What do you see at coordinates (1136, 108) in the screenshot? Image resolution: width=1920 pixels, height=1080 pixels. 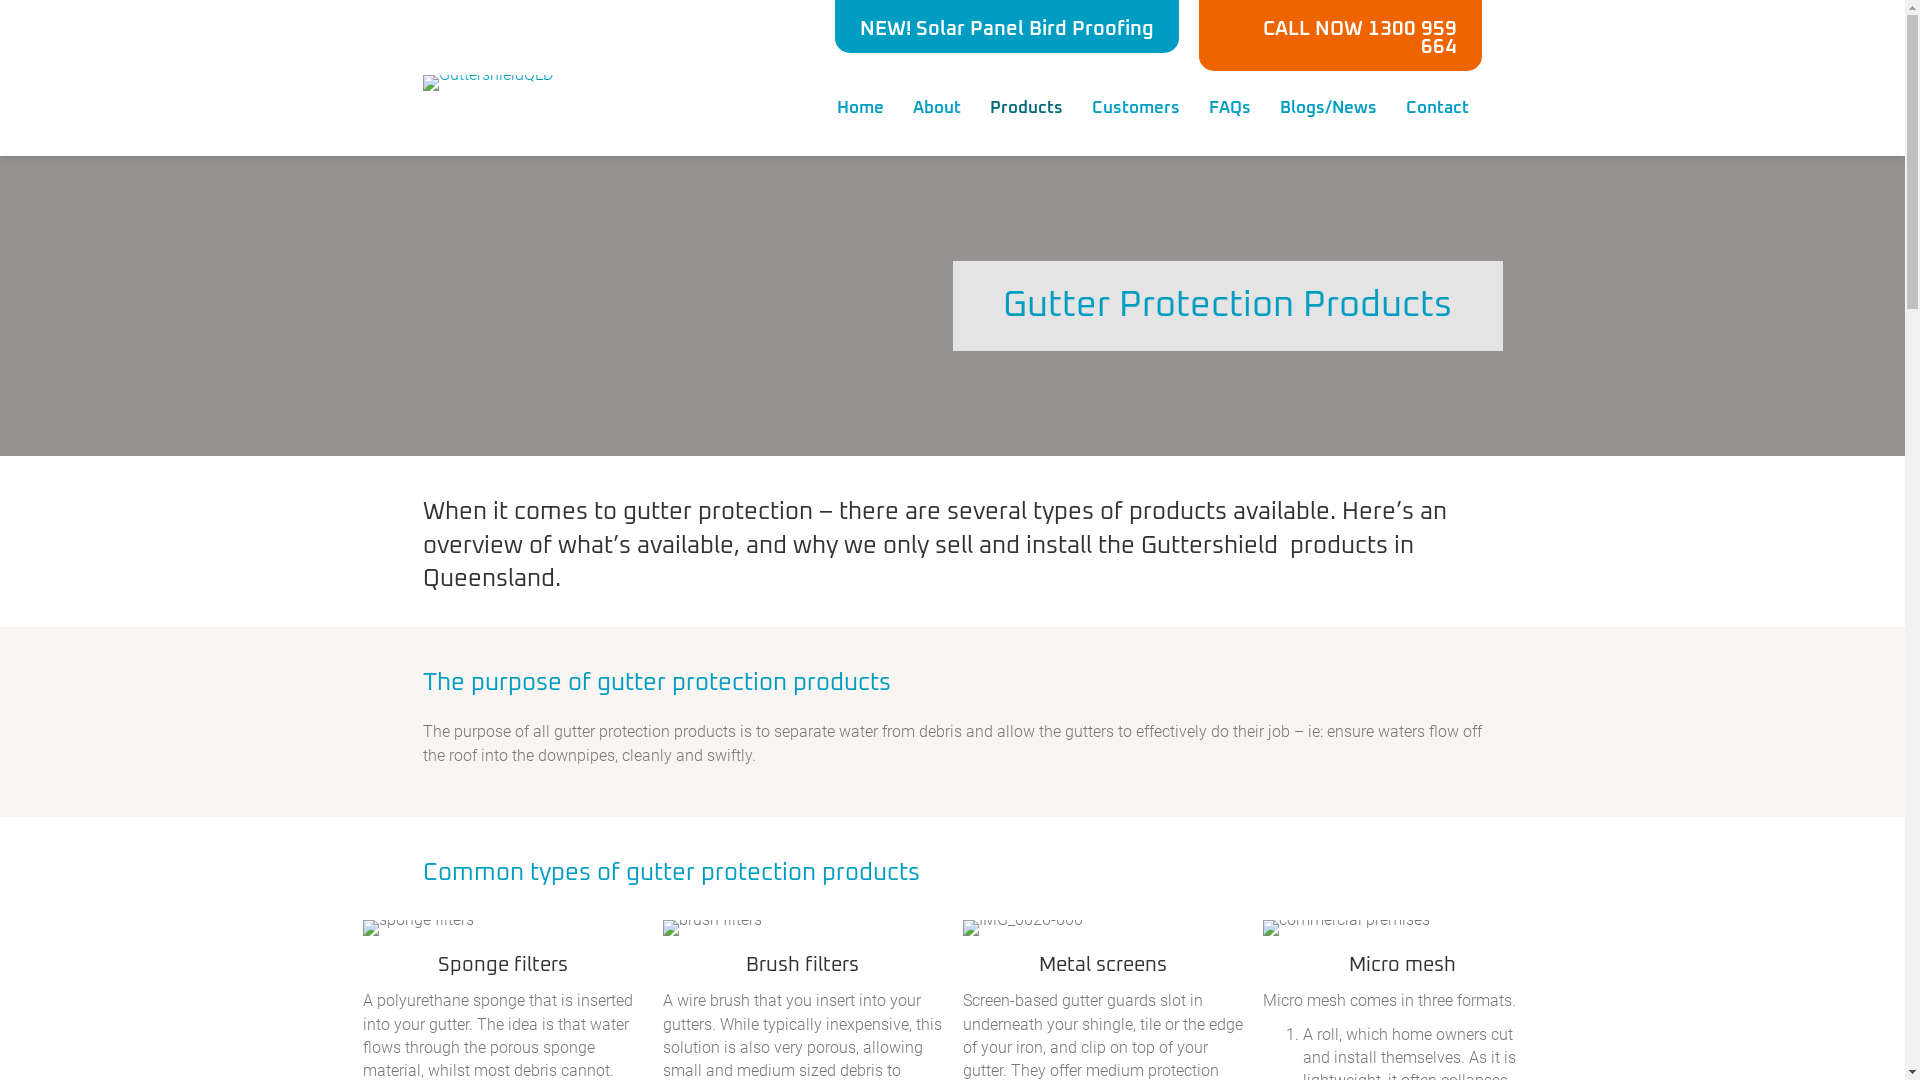 I see `'Customers'` at bounding box center [1136, 108].